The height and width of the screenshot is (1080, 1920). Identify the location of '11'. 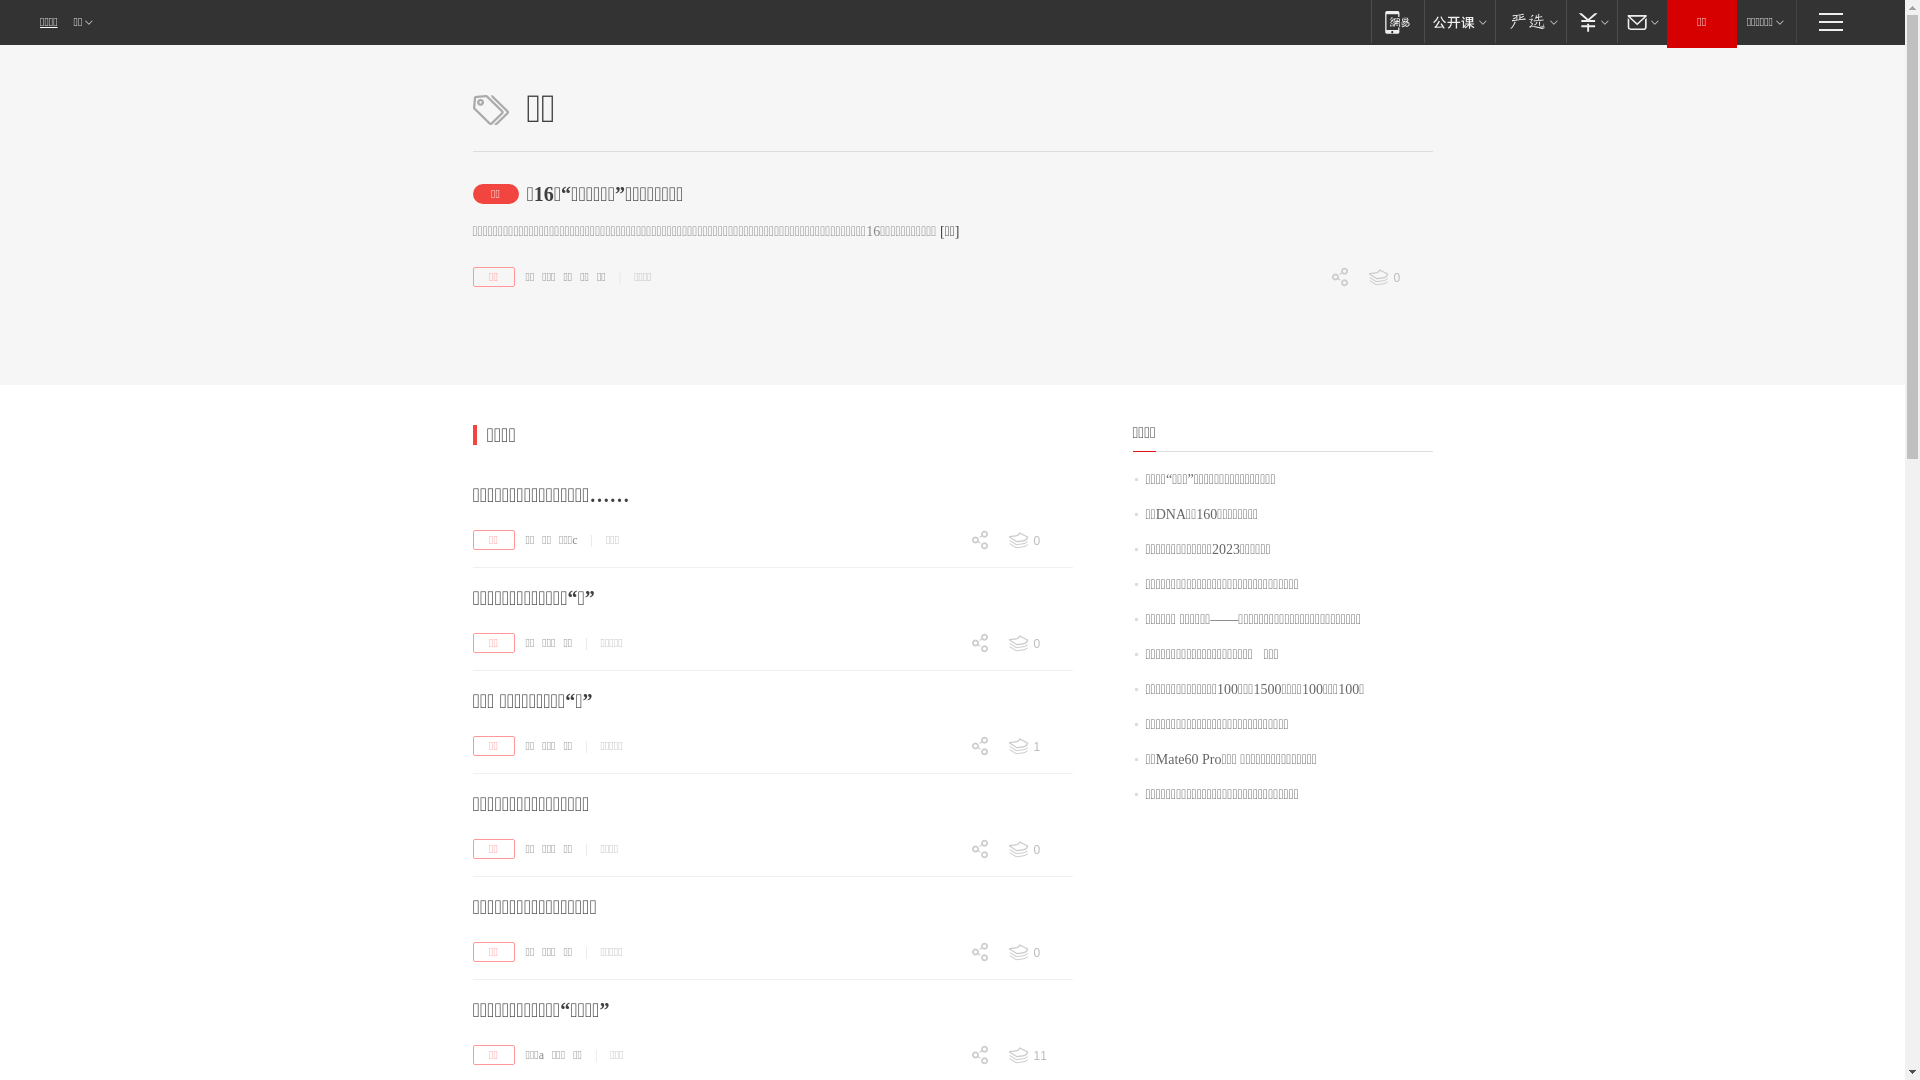
(1038, 1055).